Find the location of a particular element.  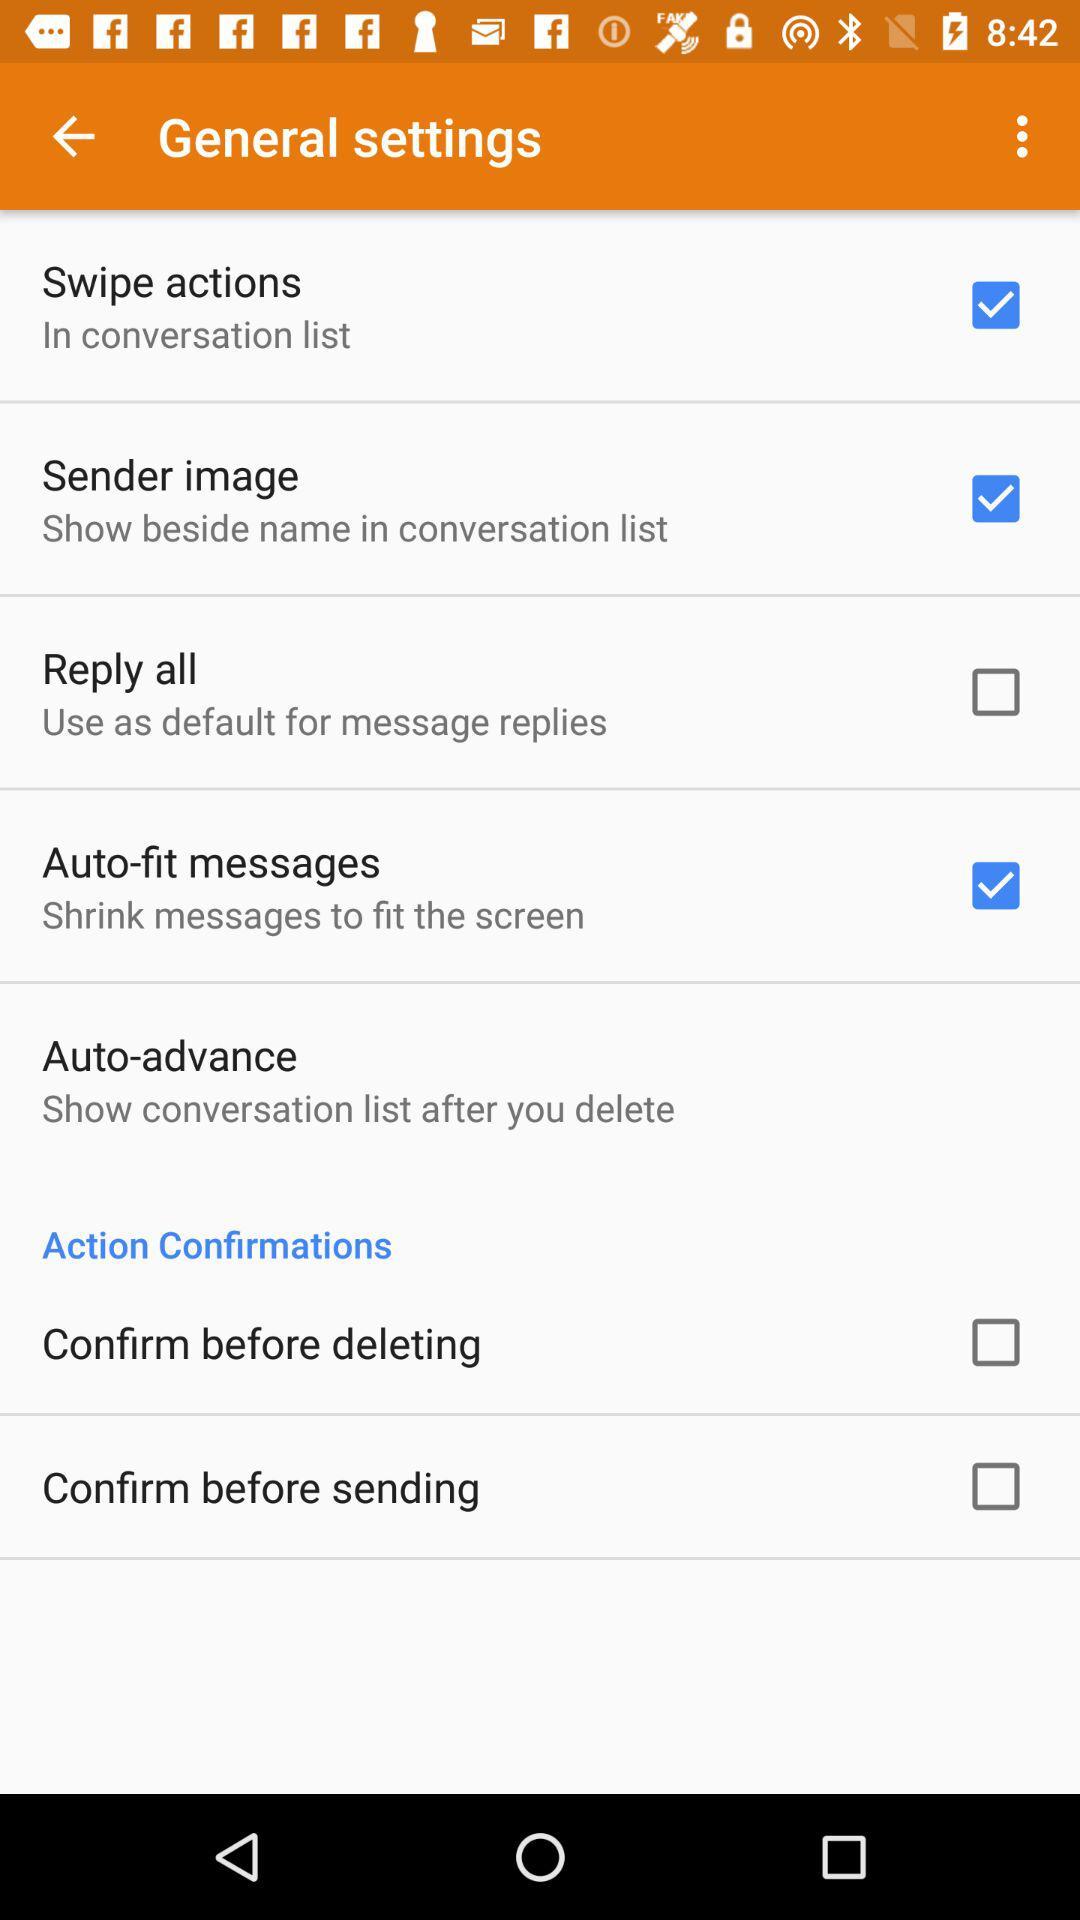

item below reply all item is located at coordinates (323, 720).